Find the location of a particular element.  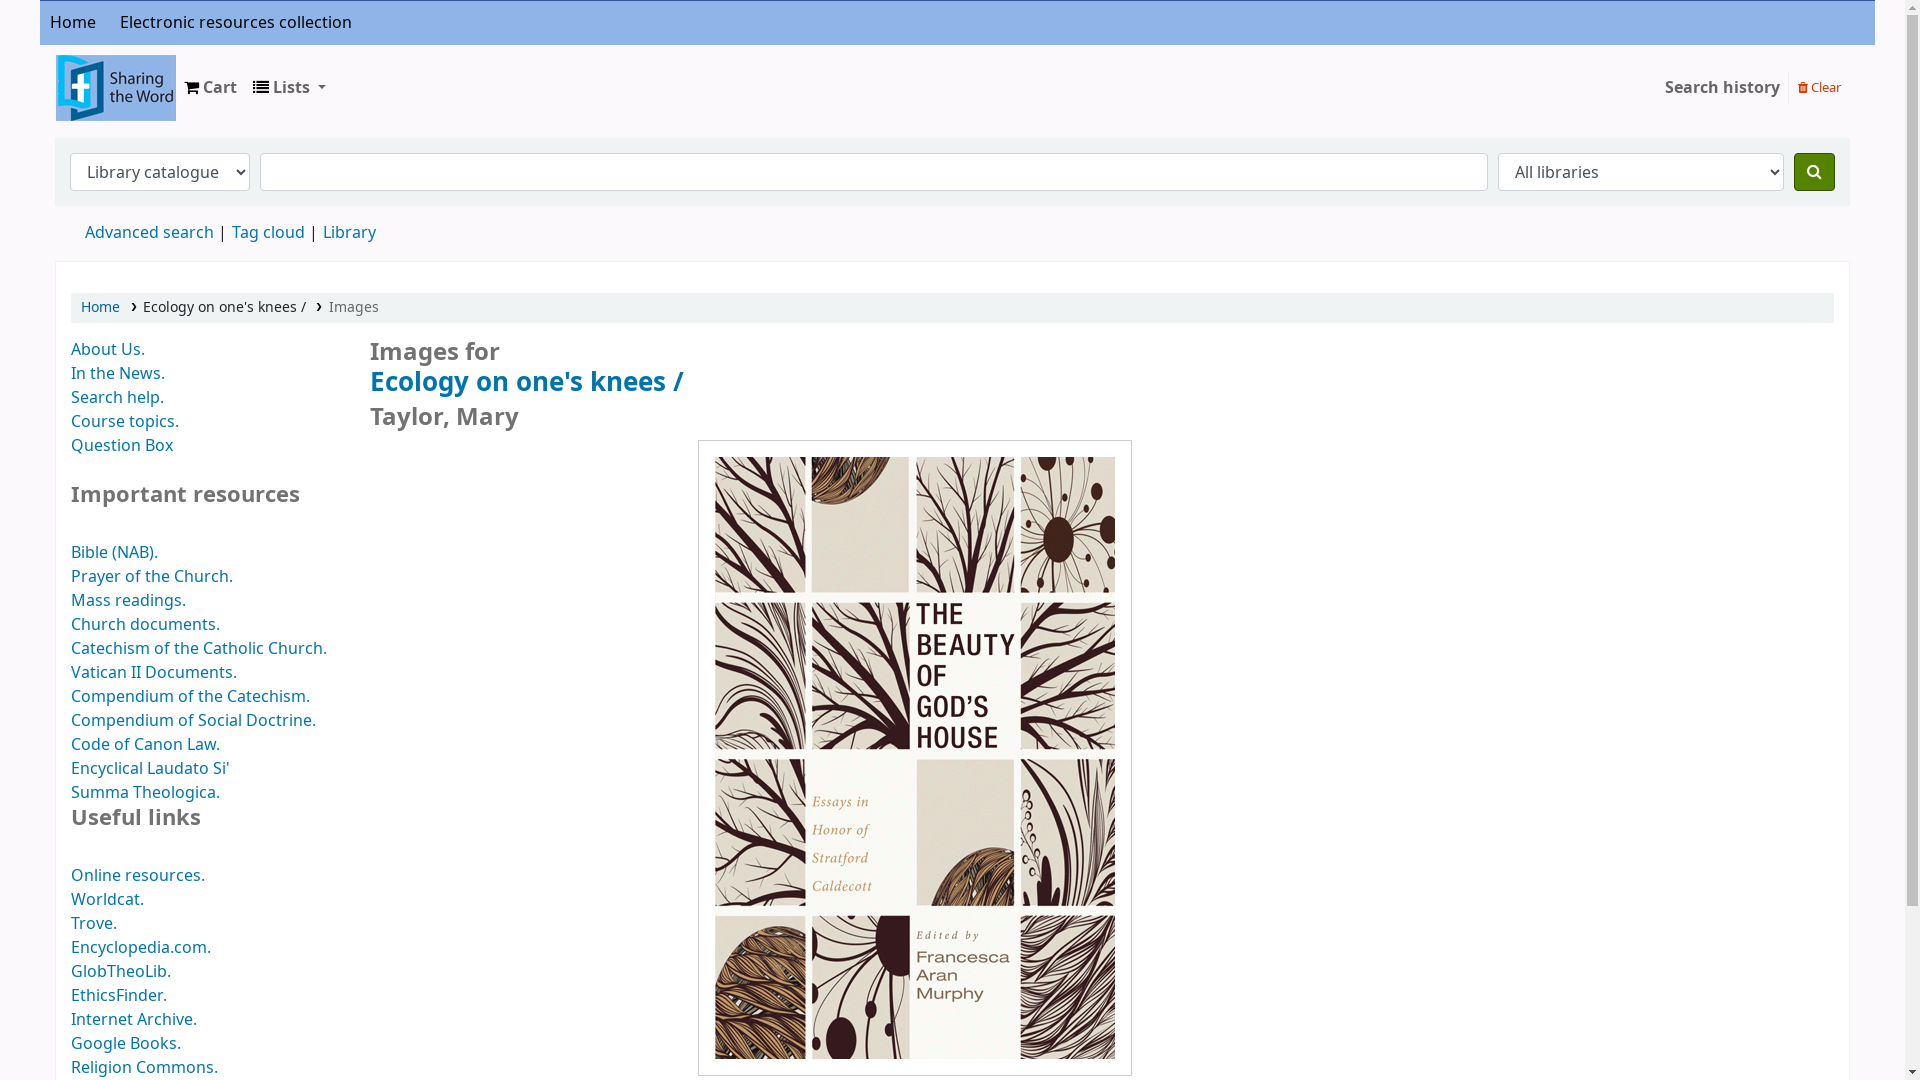

'Worldcat.' is located at coordinates (71, 898).